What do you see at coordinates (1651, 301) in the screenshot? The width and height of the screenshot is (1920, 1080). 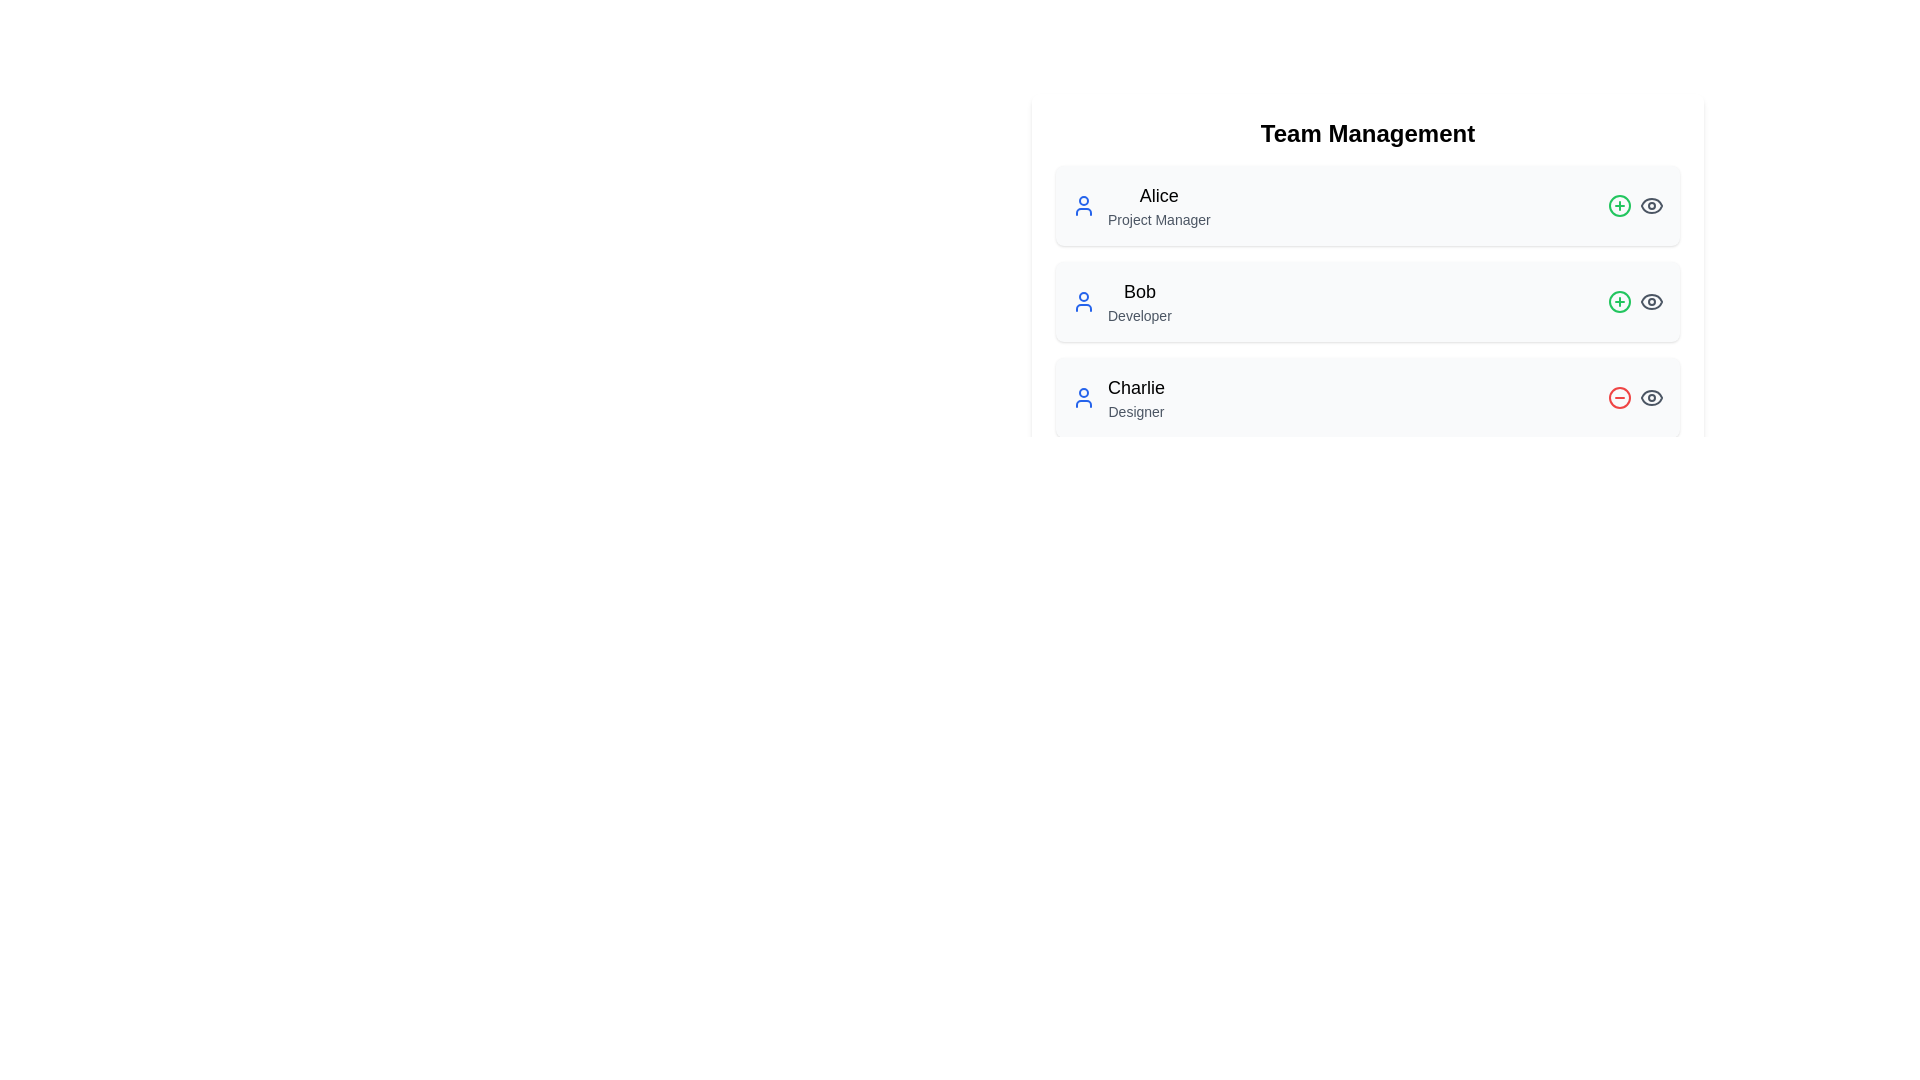 I see `the Eye icon for Bob` at bounding box center [1651, 301].